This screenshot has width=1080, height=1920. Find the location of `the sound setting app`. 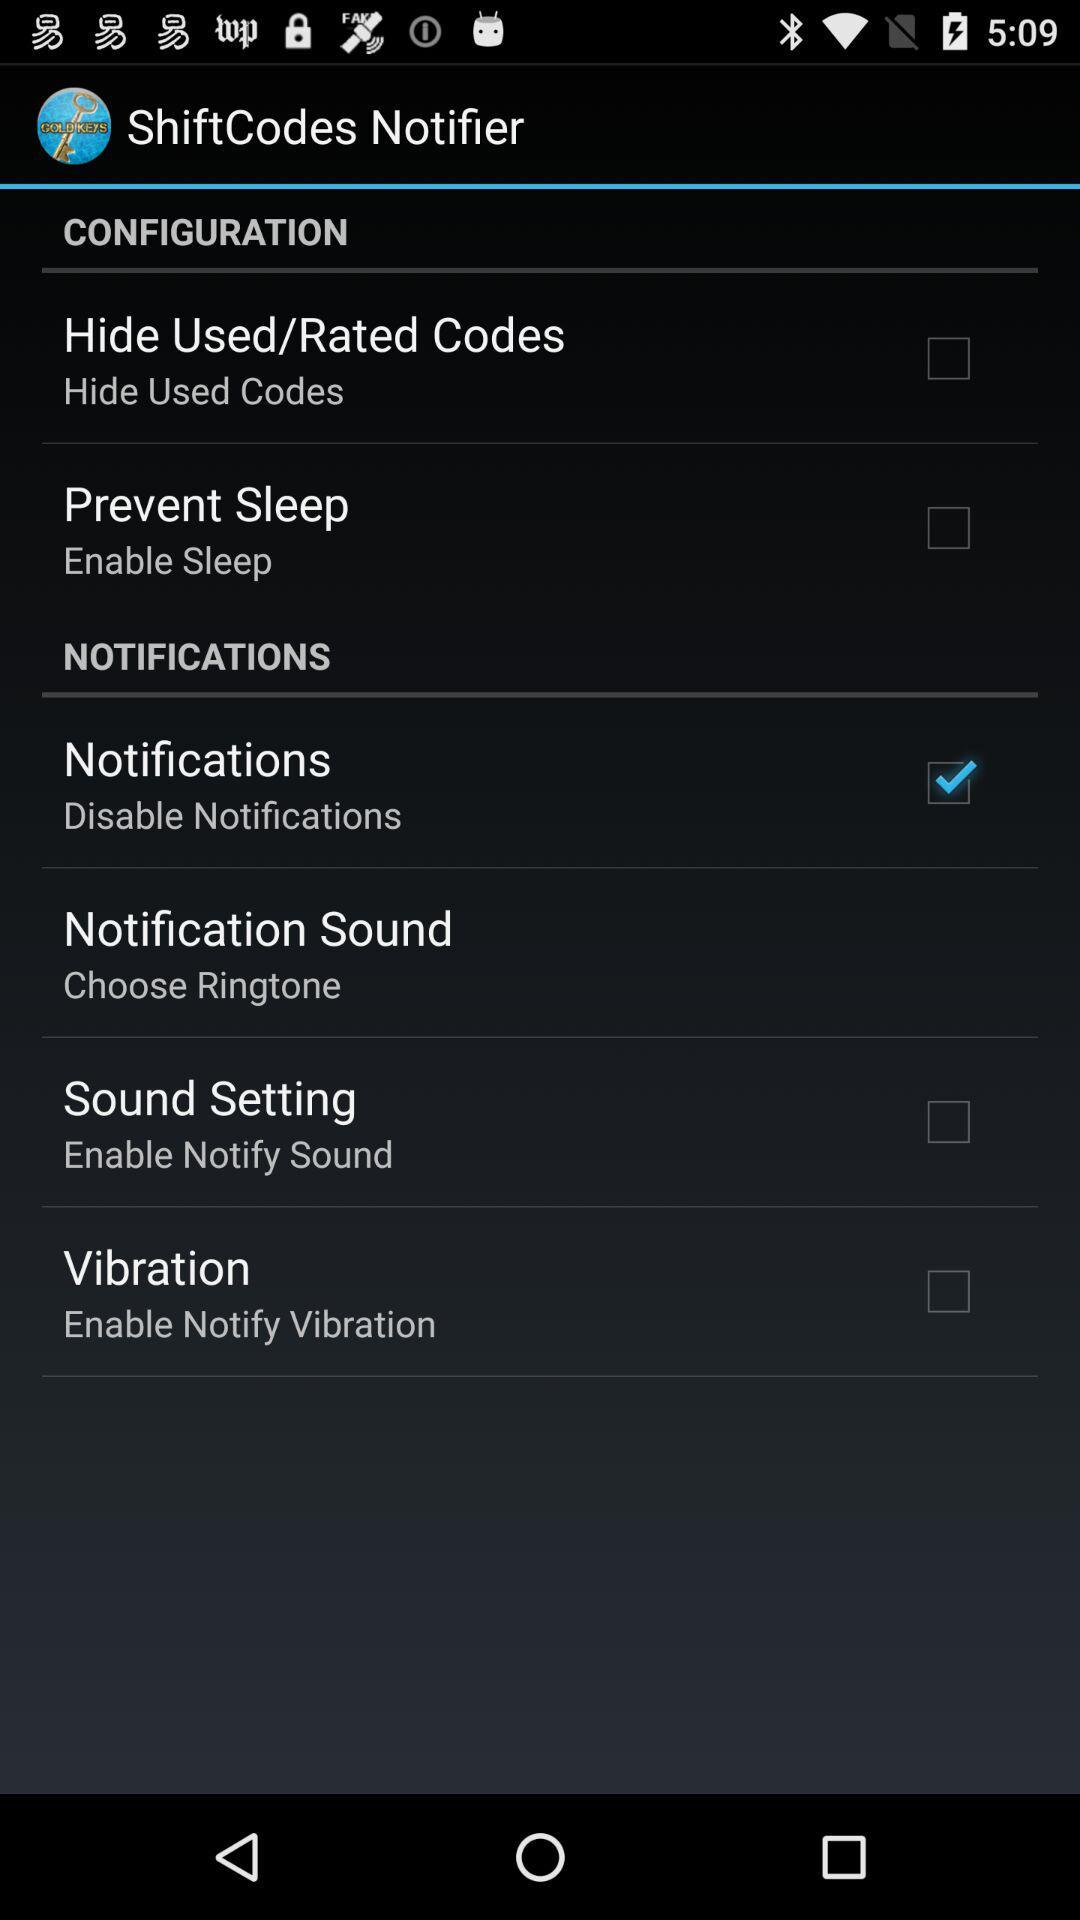

the sound setting app is located at coordinates (209, 1095).